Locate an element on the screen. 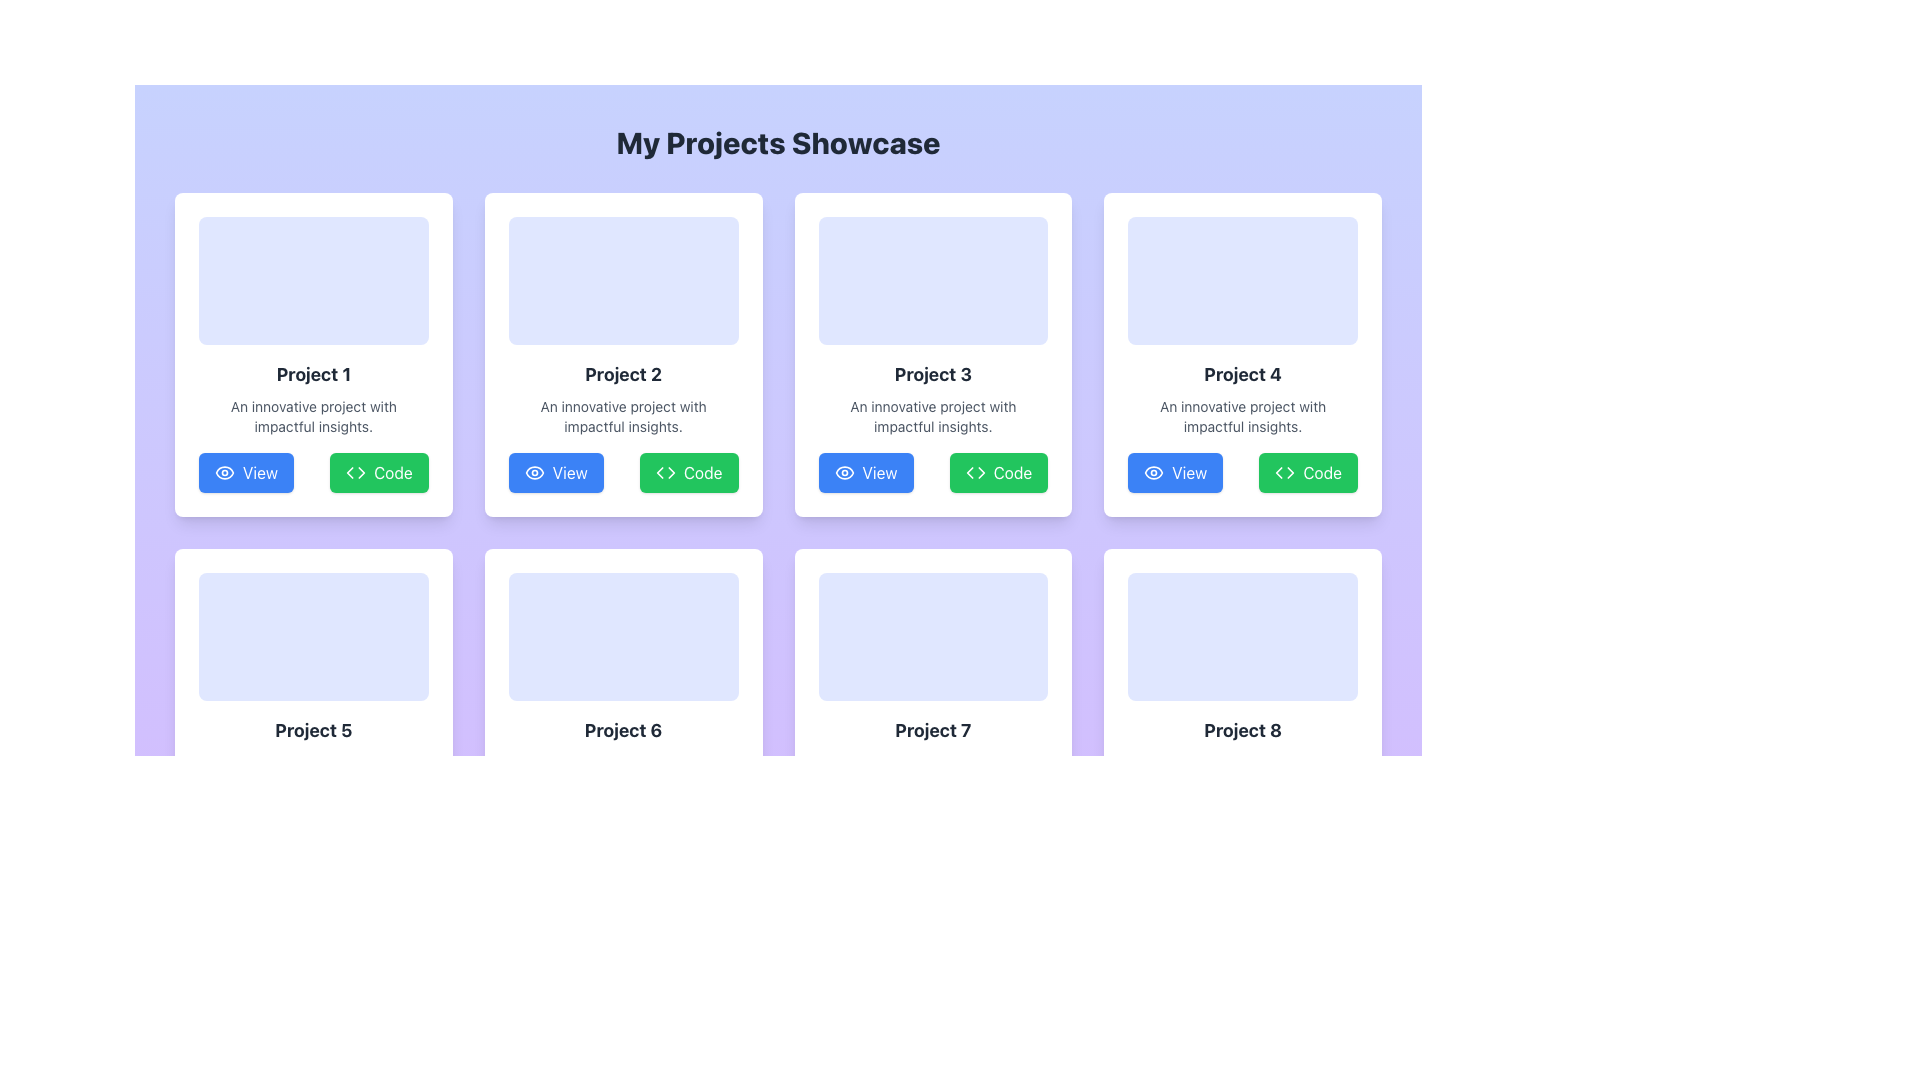 The image size is (1920, 1080). the leftward-pointing triangle marker within the 'Code' button of the 'Project 1' card is located at coordinates (350, 473).